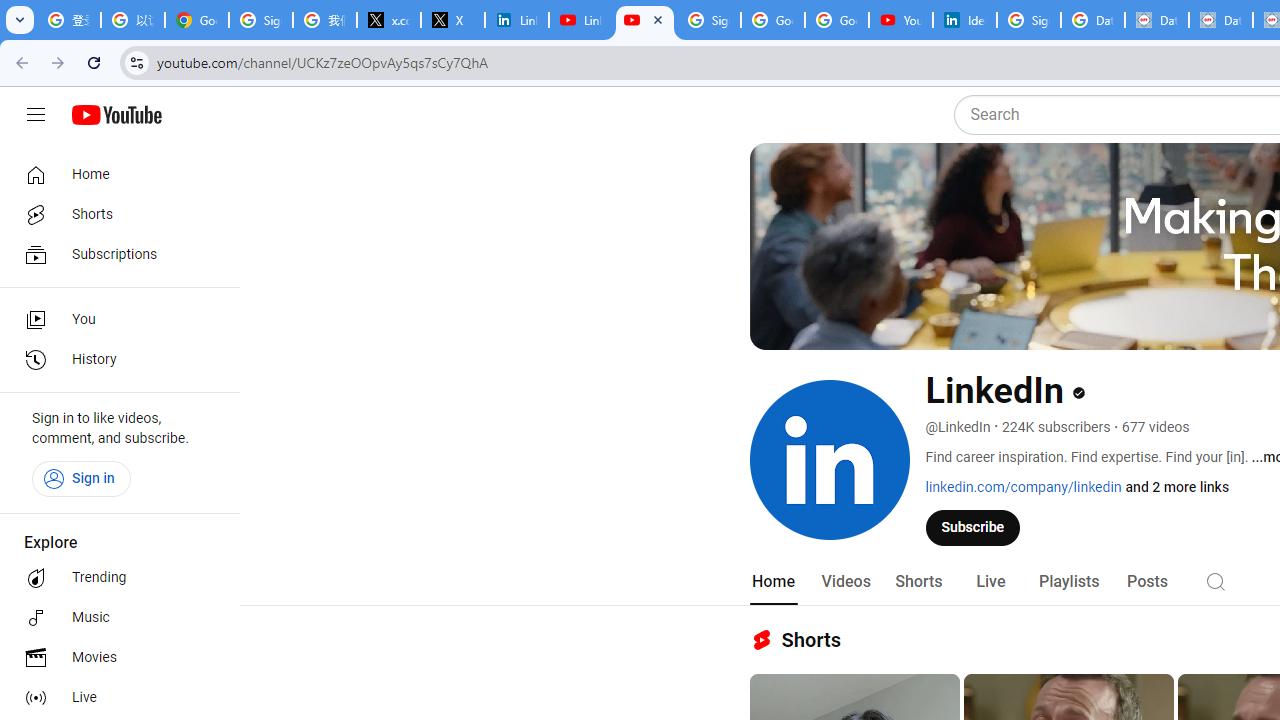 Image resolution: width=1280 pixels, height=720 pixels. Describe the element at coordinates (112, 578) in the screenshot. I see `'Trending'` at that location.